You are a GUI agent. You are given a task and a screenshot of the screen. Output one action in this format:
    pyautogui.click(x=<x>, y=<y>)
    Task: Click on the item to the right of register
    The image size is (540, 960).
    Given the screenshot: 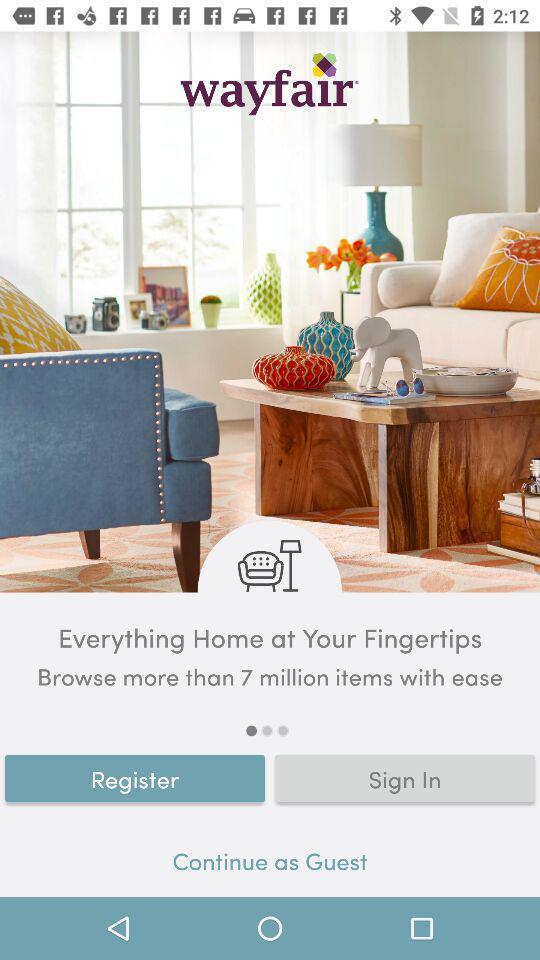 What is the action you would take?
    pyautogui.click(x=405, y=777)
    